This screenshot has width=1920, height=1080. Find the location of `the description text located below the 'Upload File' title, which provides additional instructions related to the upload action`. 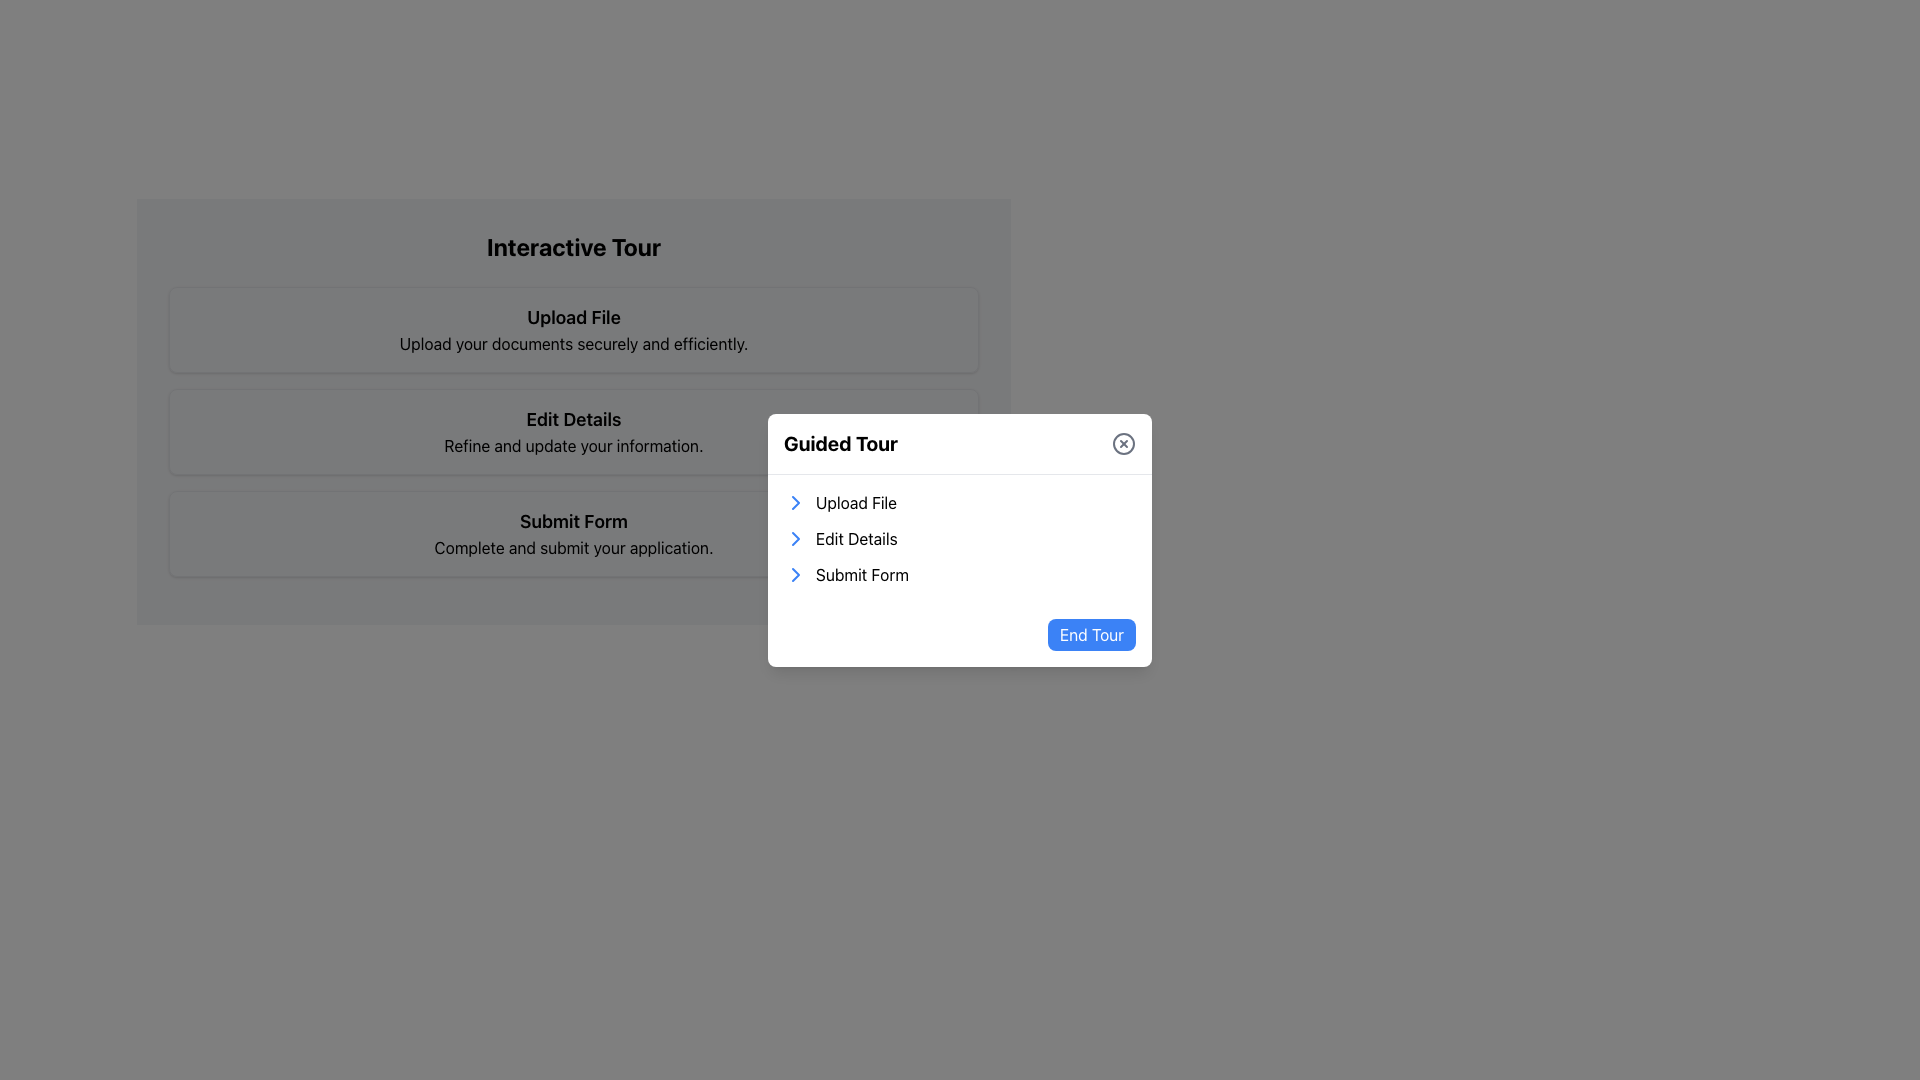

the description text located below the 'Upload File' title, which provides additional instructions related to the upload action is located at coordinates (573, 342).